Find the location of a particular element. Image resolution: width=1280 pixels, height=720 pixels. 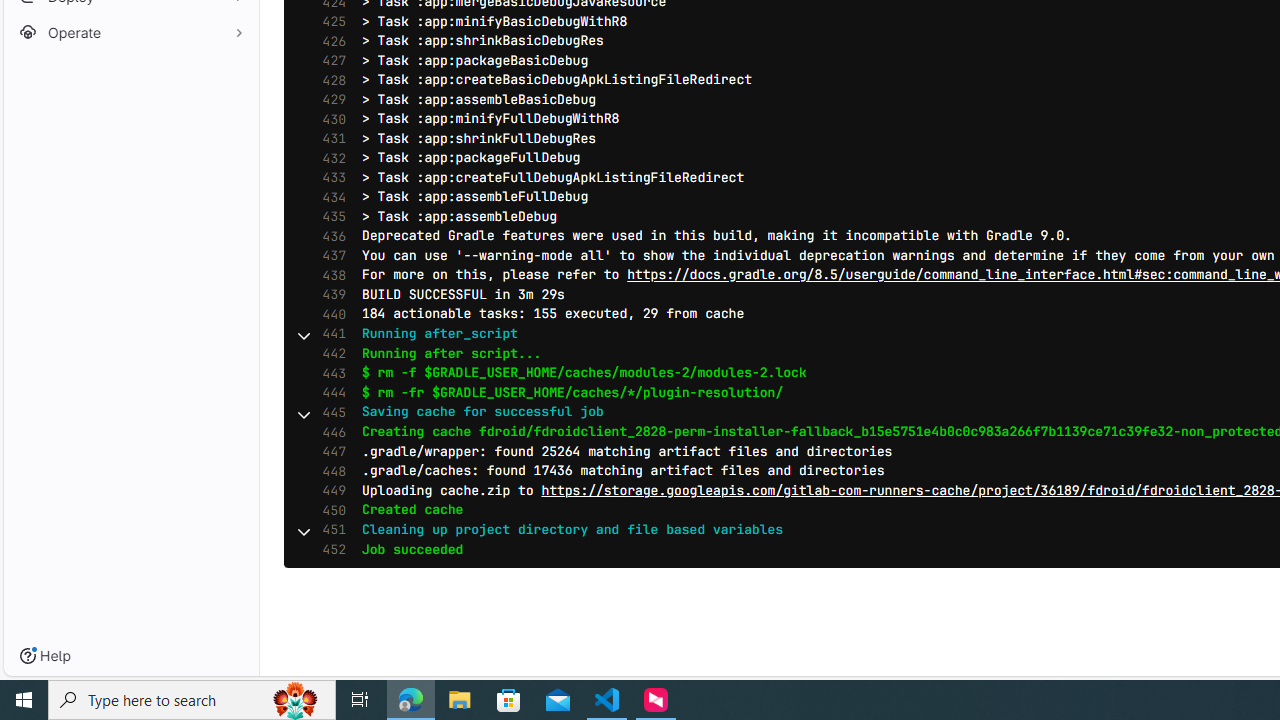

'425' is located at coordinates (329, 21).